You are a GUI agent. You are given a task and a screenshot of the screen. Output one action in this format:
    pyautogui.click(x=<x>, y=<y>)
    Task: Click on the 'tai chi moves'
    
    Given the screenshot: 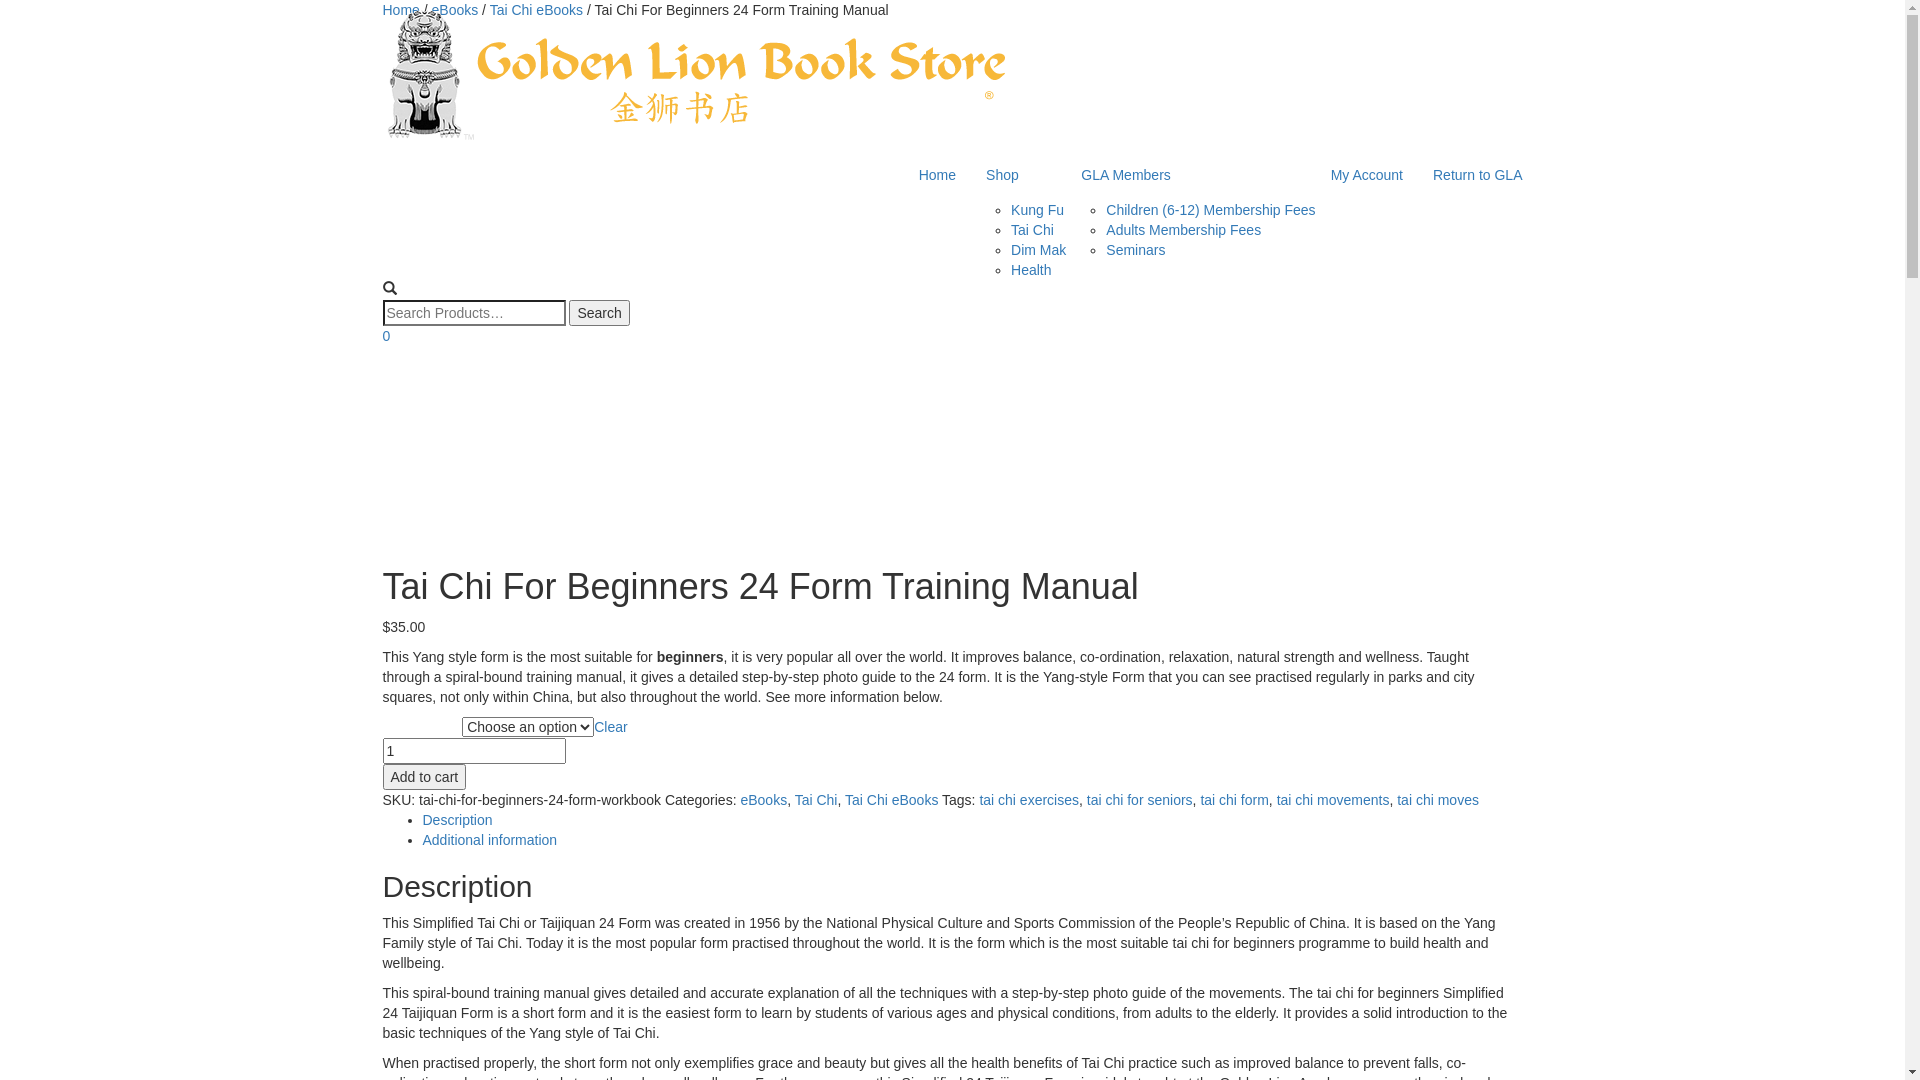 What is the action you would take?
    pyautogui.click(x=1437, y=798)
    